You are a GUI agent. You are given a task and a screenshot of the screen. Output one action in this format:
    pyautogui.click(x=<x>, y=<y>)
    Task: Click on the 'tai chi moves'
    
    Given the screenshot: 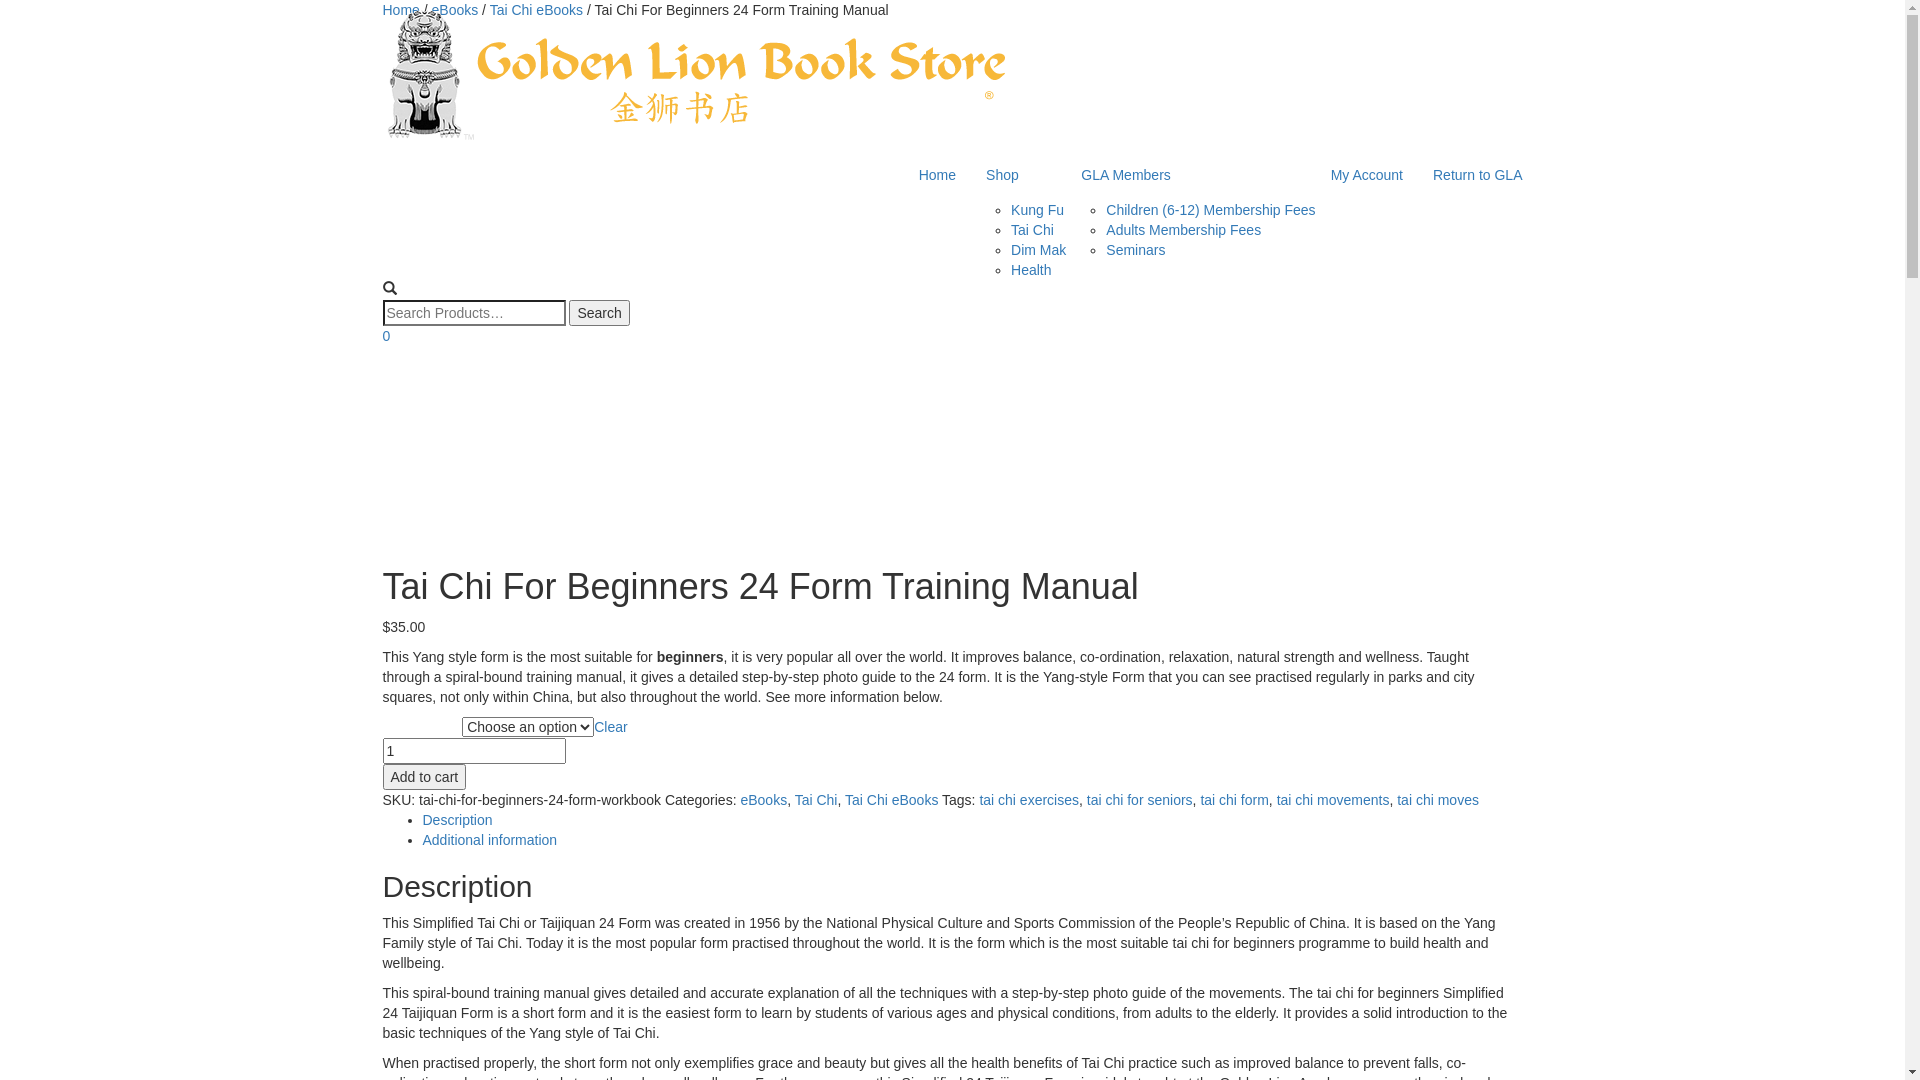 What is the action you would take?
    pyautogui.click(x=1437, y=798)
    